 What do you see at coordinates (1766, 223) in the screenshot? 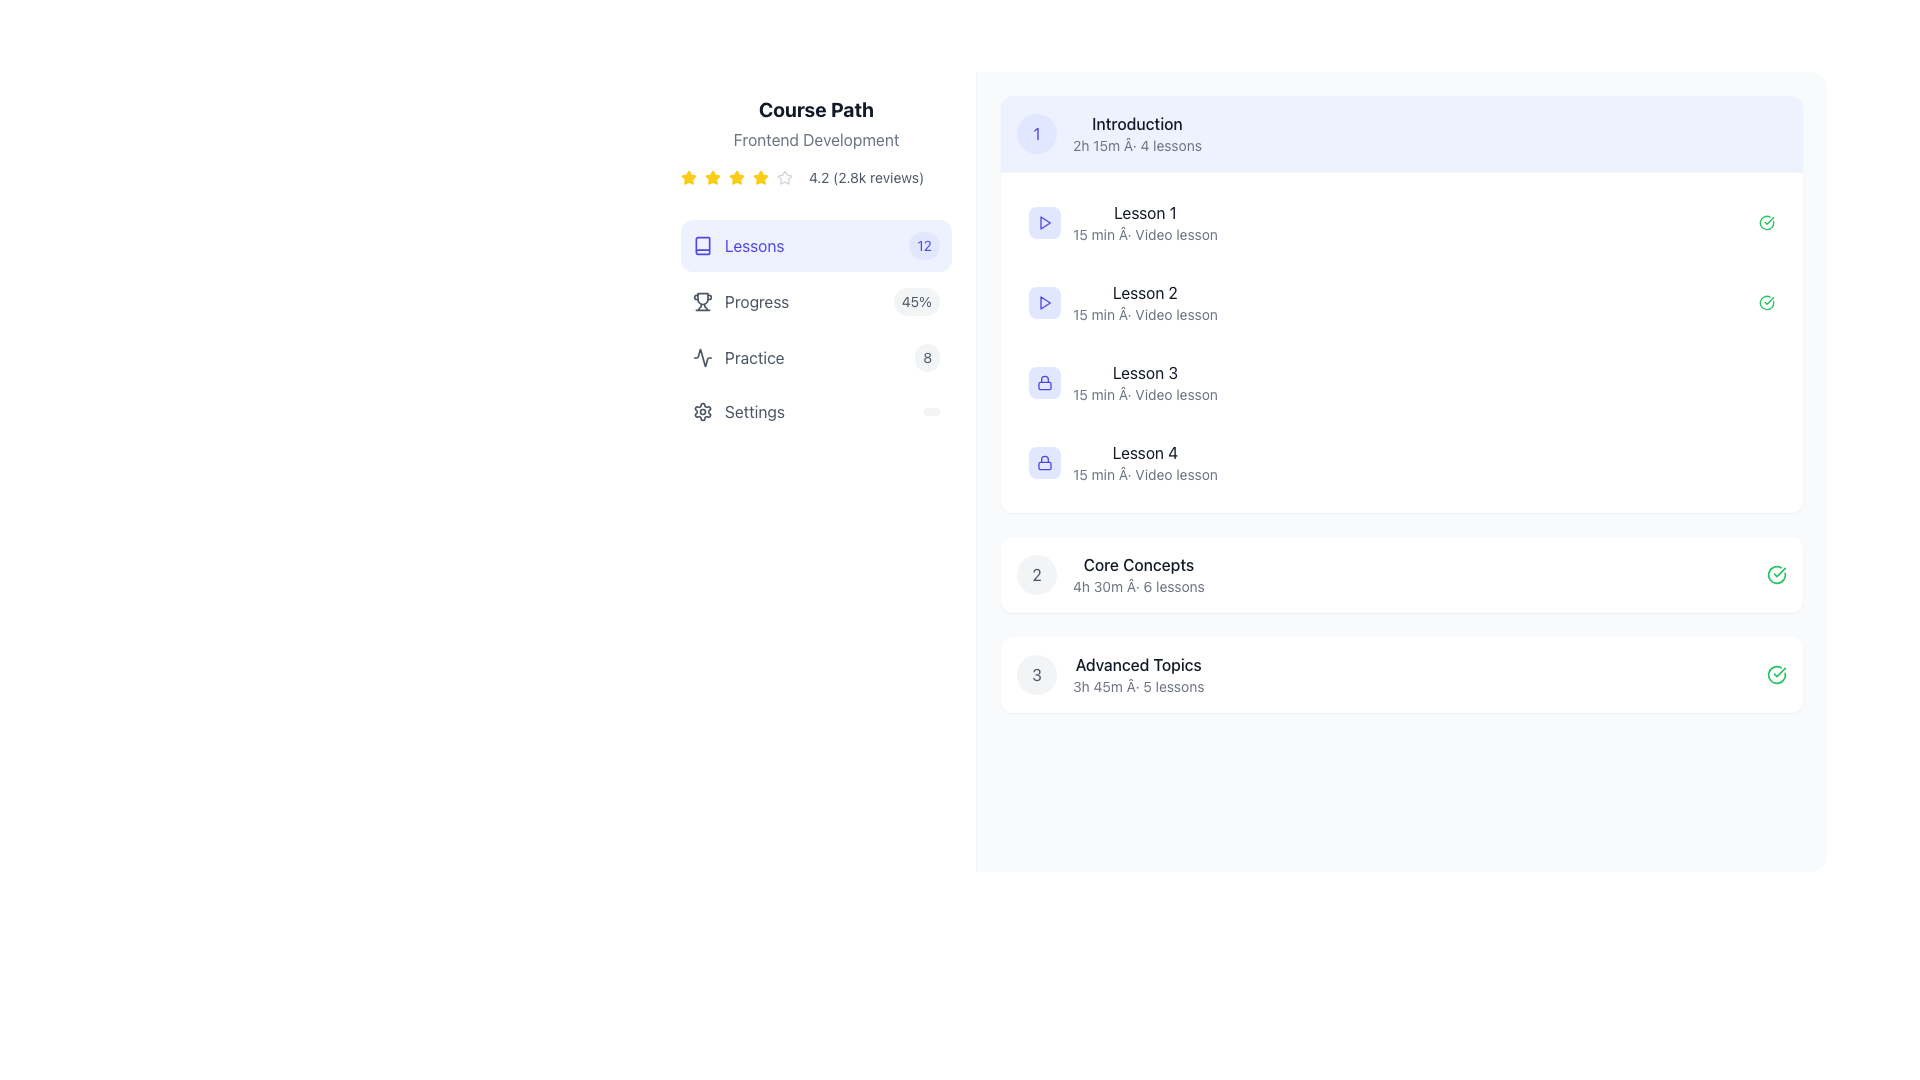
I see `the indicator icon for 'Lesson 1' that signals lesson completion, located at the rightmost side of the row aligned with '15 min · Video lesson'` at bounding box center [1766, 223].